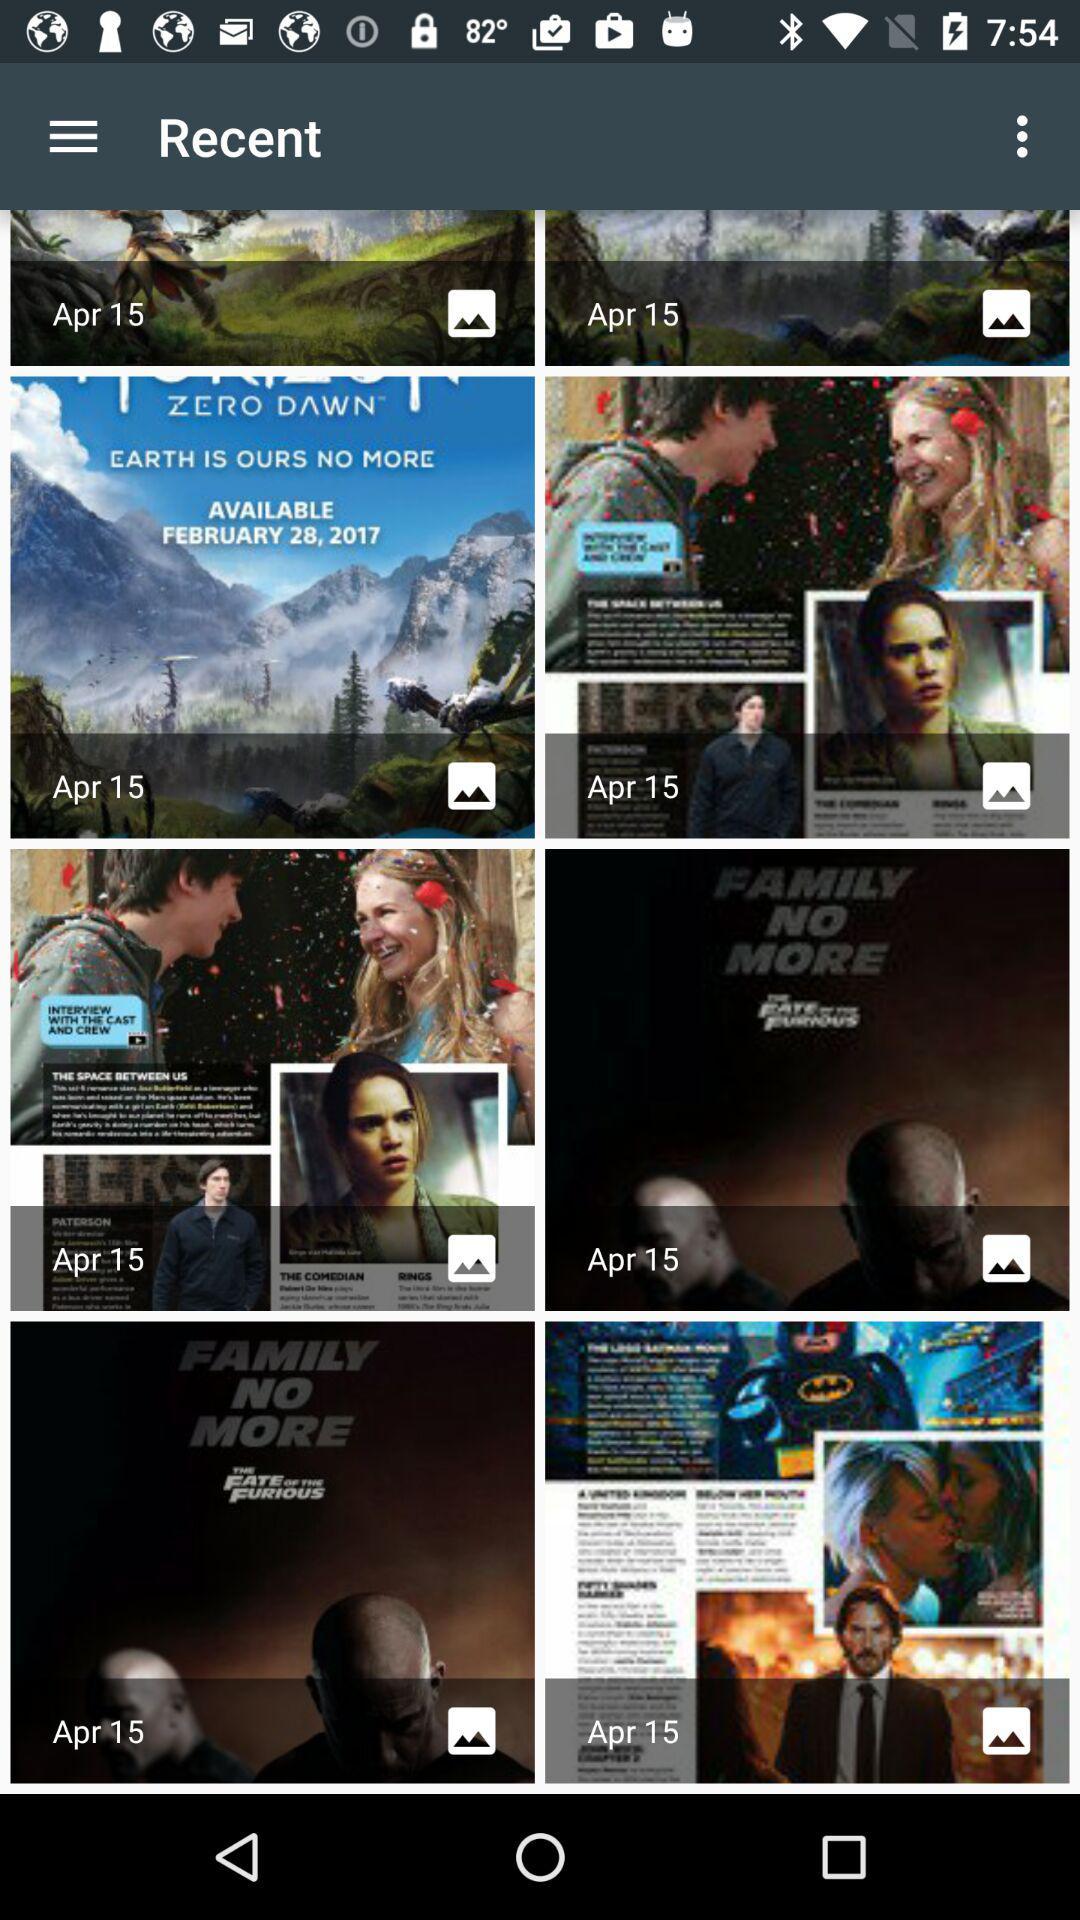 Image resolution: width=1080 pixels, height=1920 pixels. Describe the element at coordinates (806, 1079) in the screenshot. I see `second option in third row of the page` at that location.